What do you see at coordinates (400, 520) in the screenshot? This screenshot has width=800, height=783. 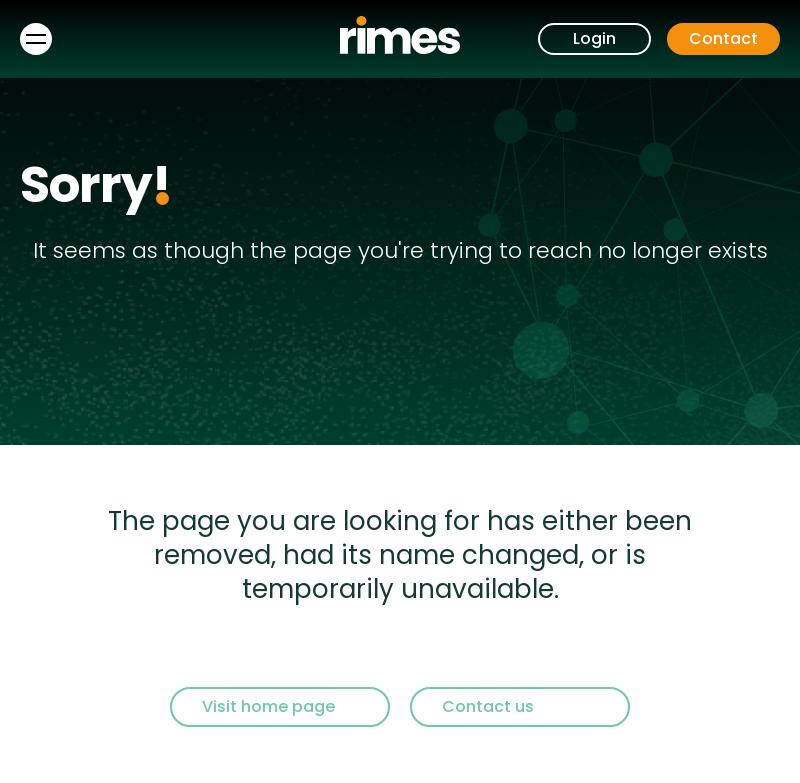 I see `'The page you are looking for has either been'` at bounding box center [400, 520].